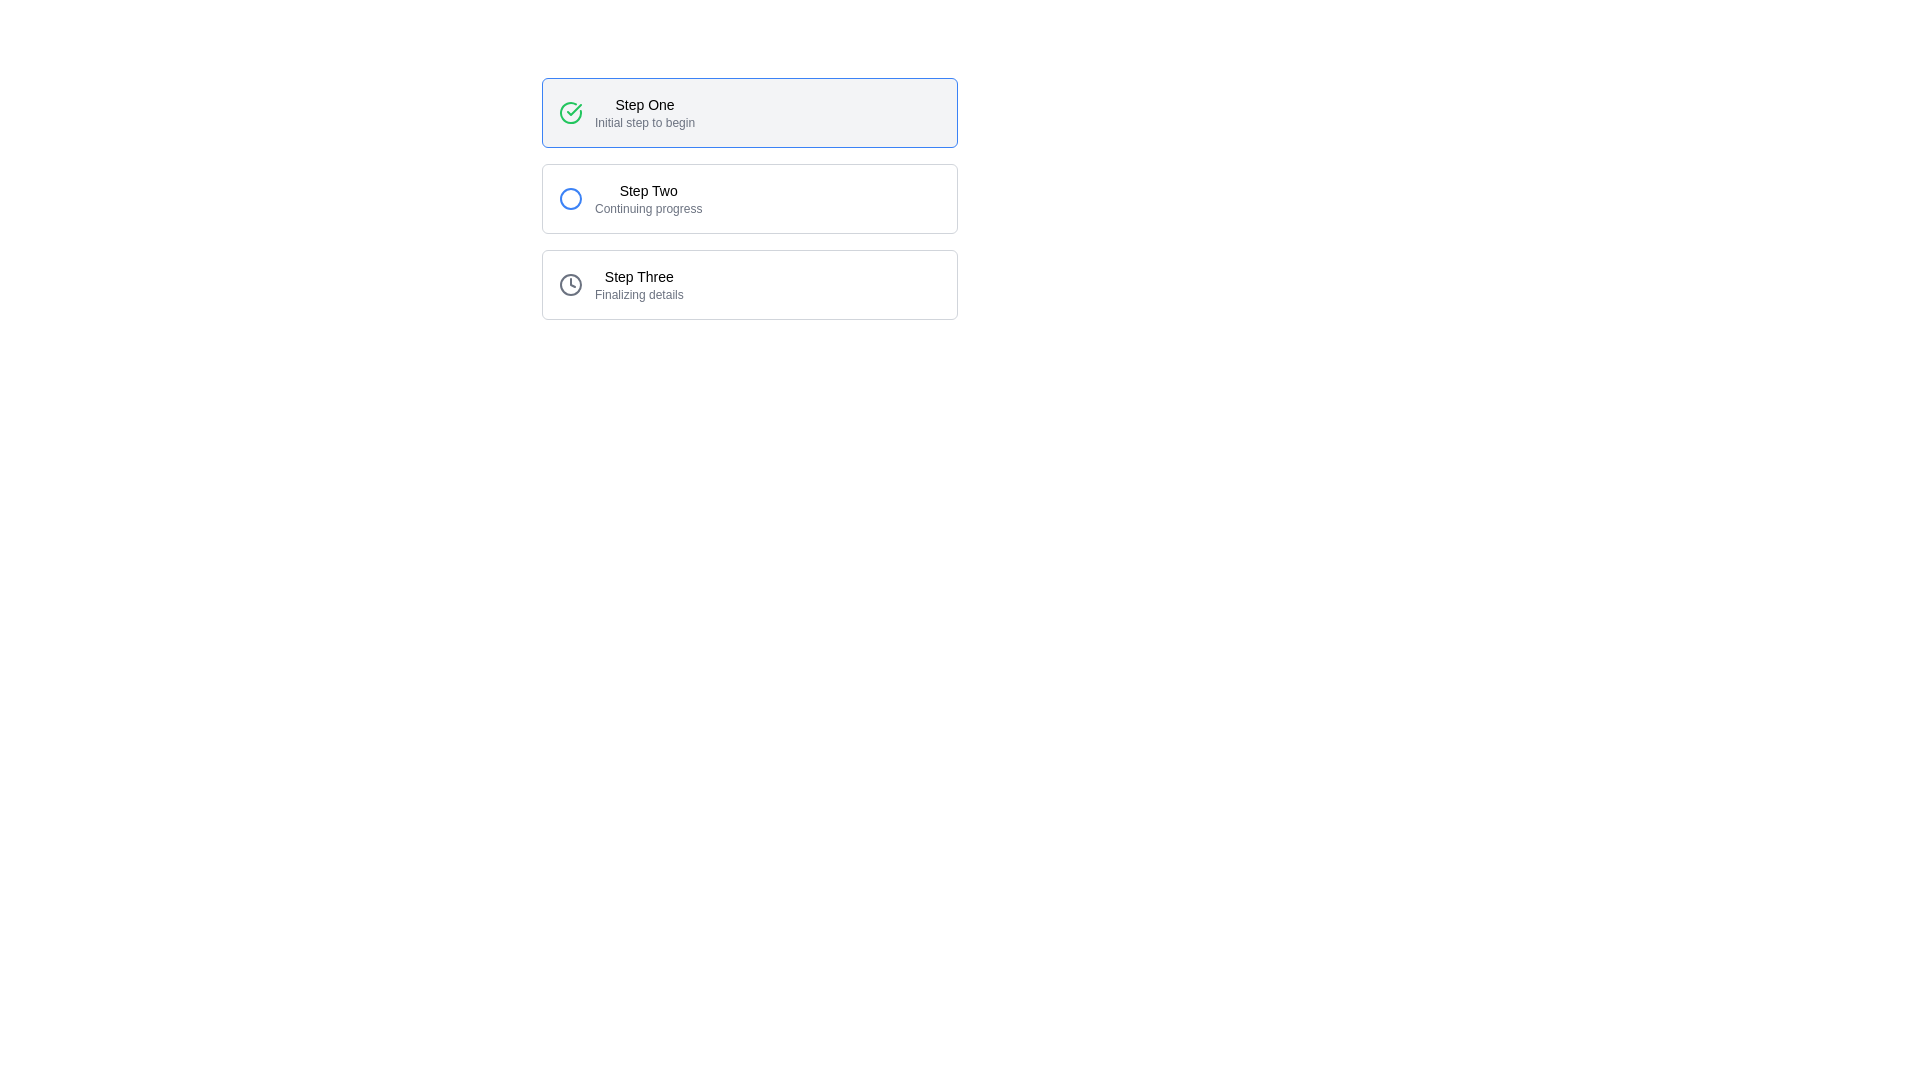 The height and width of the screenshot is (1080, 1920). I want to click on the text label displaying 'Continuing progress' located under the 'Step Two' label in the progress tracker component, so click(648, 208).